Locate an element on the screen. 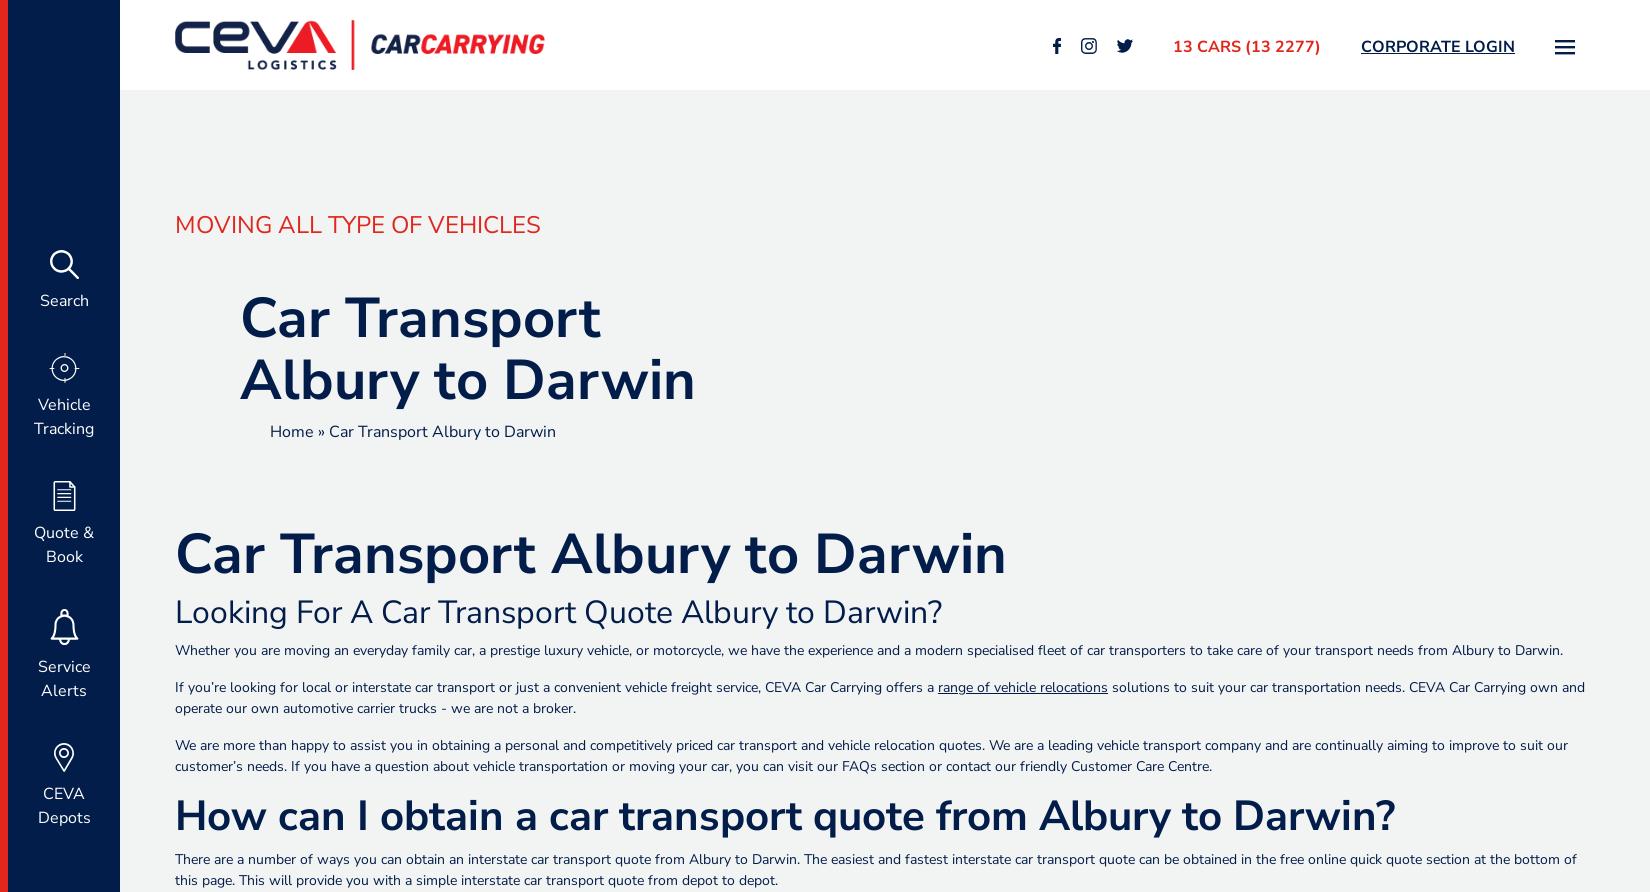 This screenshot has width=1650, height=892. 'We are more than happy to assist you in obtaining a personal and competitively priced car transport and vehicle relocation quotes. We are a leading vehicle transport company and are continually aiming to improve to suit our customer’s needs. If you have a question about vehicle transportation or moving your car, you can visit our' is located at coordinates (871, 755).